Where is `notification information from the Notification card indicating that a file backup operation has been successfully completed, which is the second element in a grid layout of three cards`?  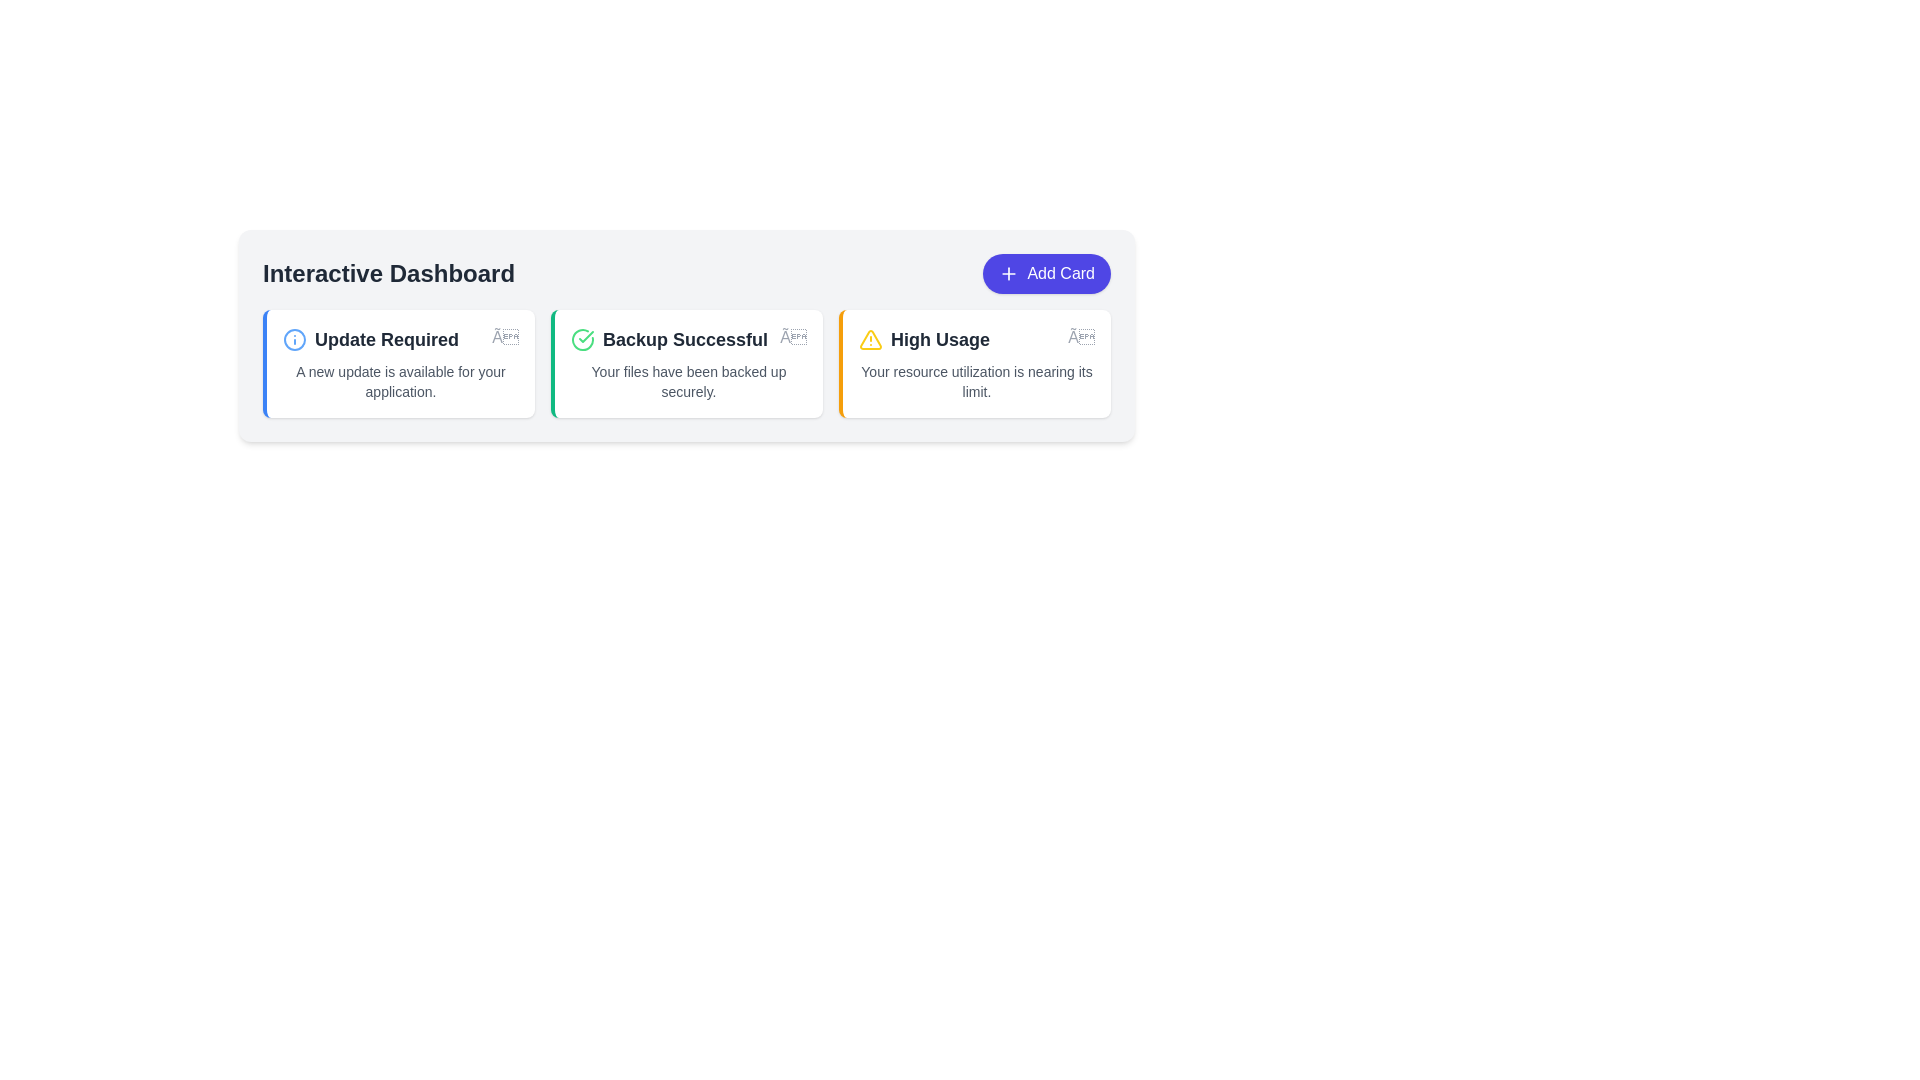
notification information from the Notification card indicating that a file backup operation has been successfully completed, which is the second element in a grid layout of three cards is located at coordinates (686, 363).